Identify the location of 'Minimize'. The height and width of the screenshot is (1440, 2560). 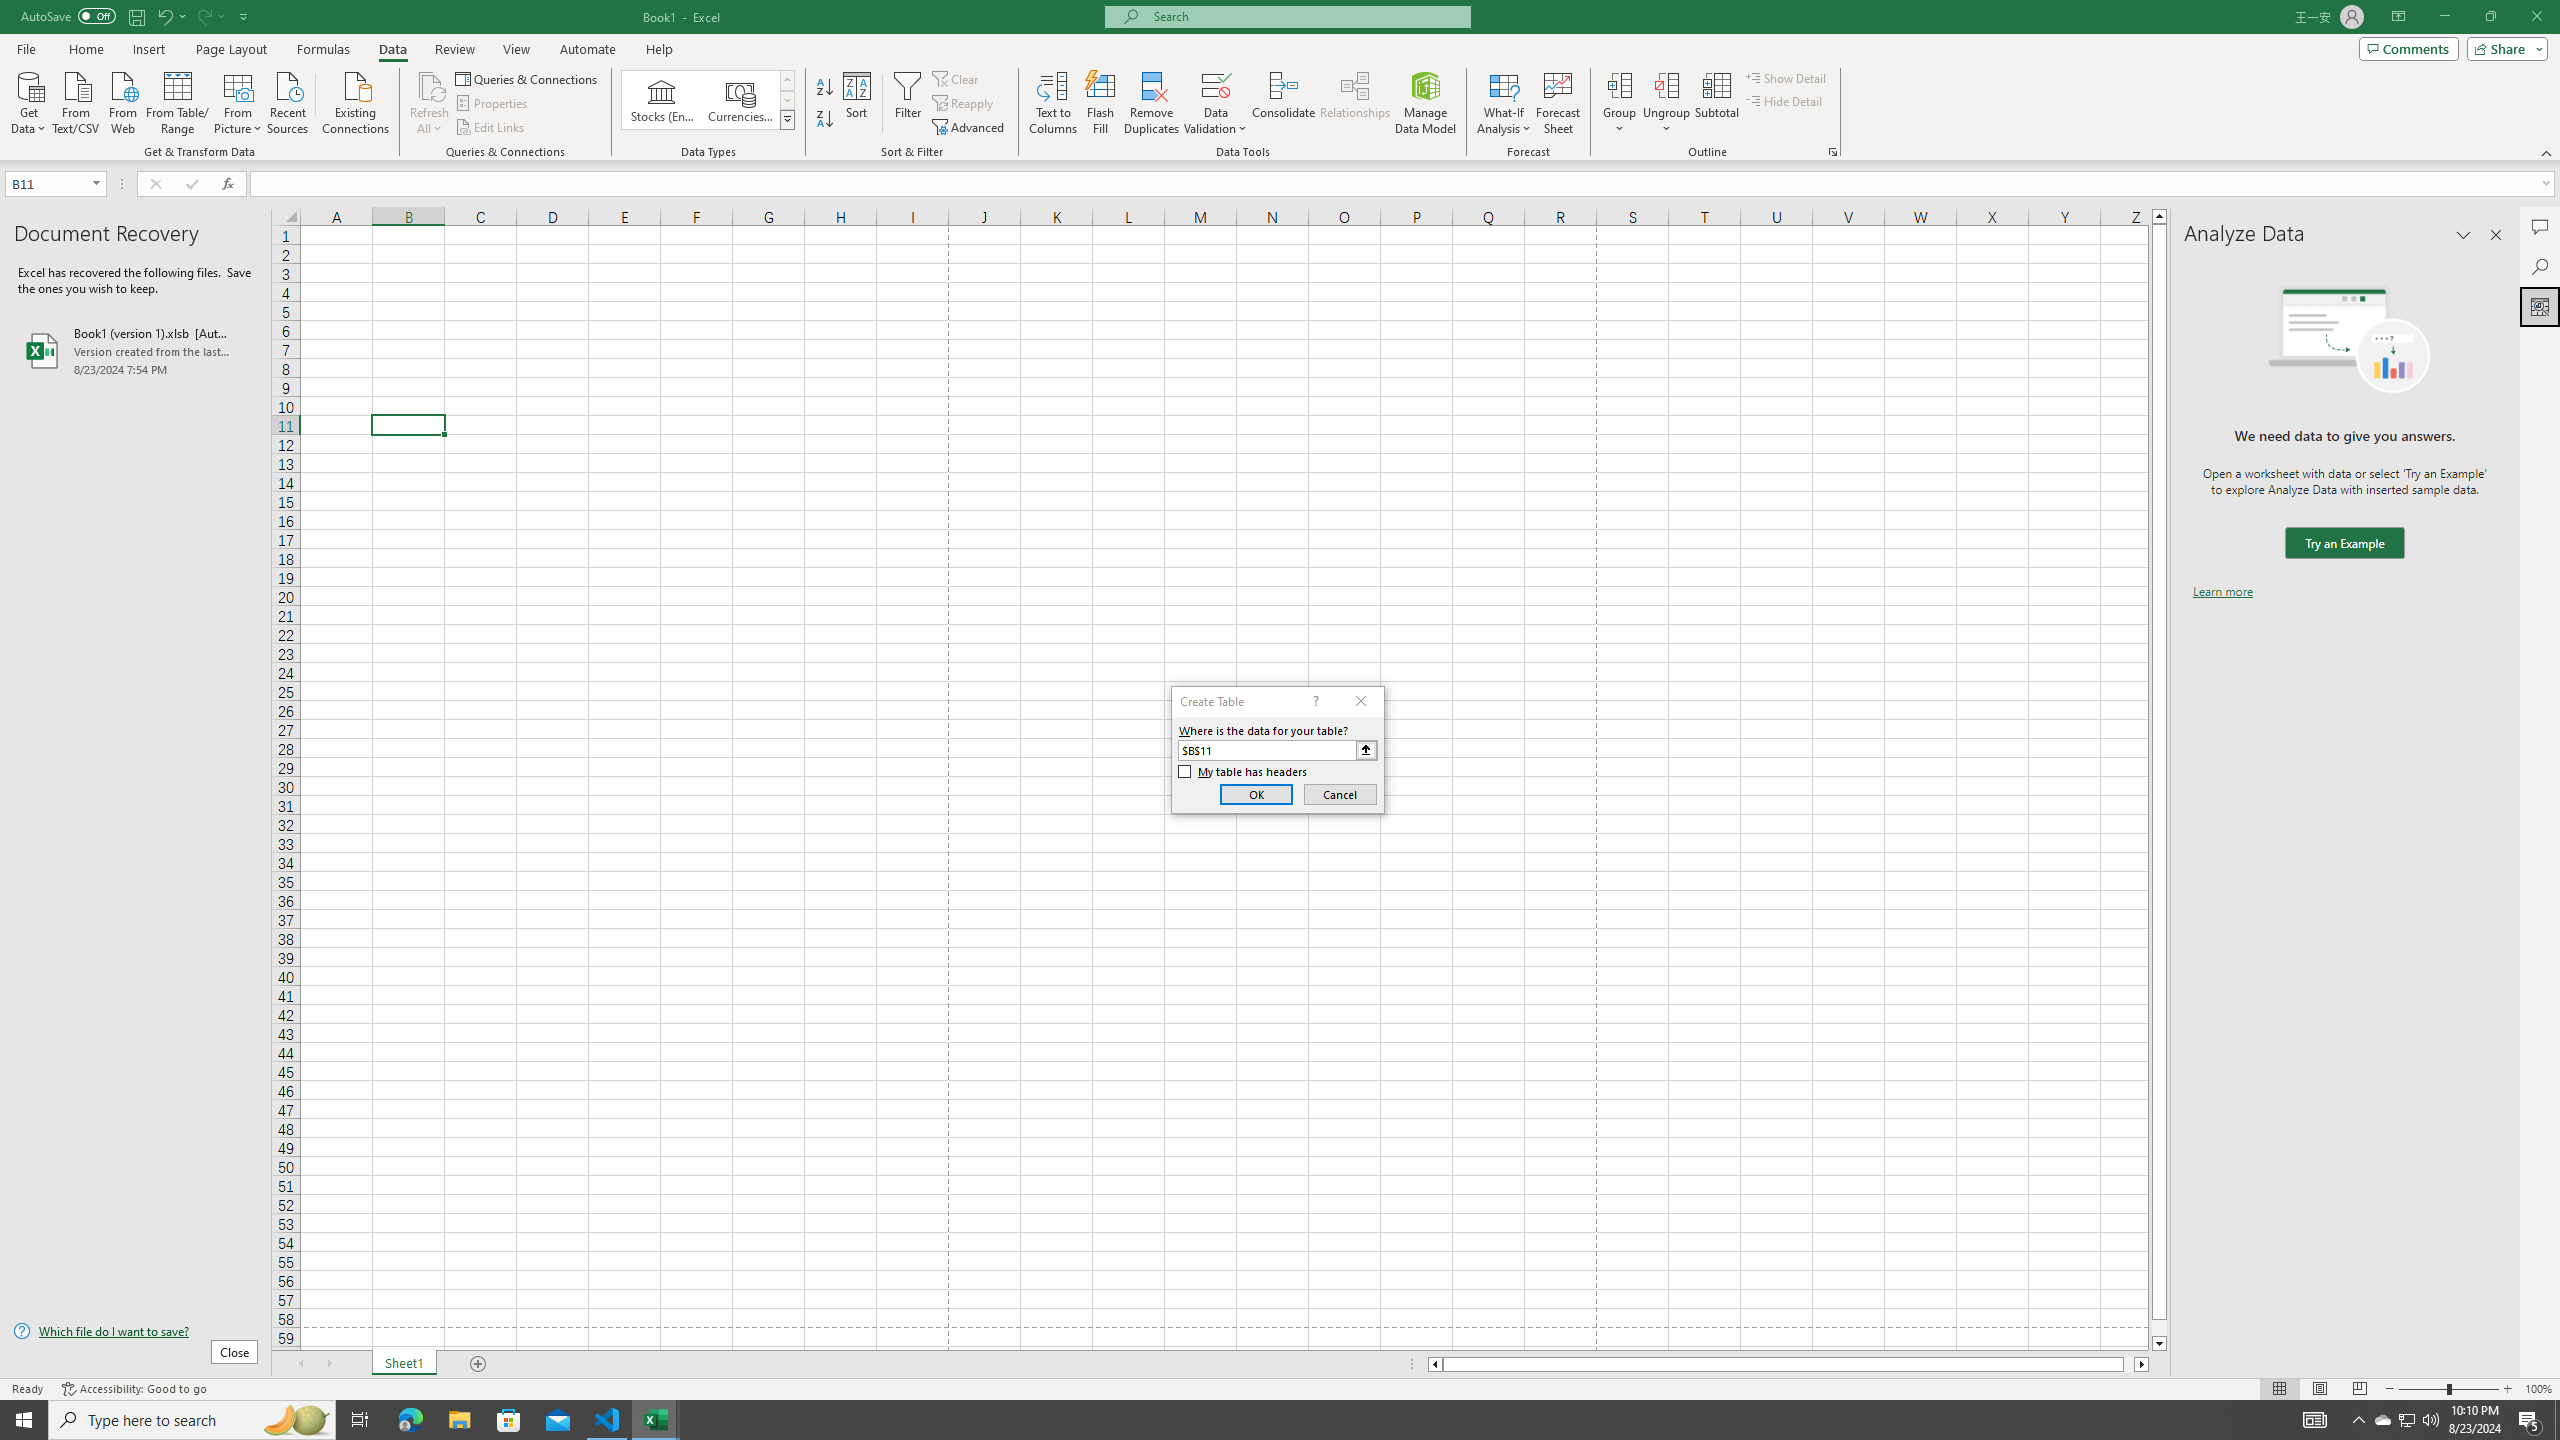
(2443, 16).